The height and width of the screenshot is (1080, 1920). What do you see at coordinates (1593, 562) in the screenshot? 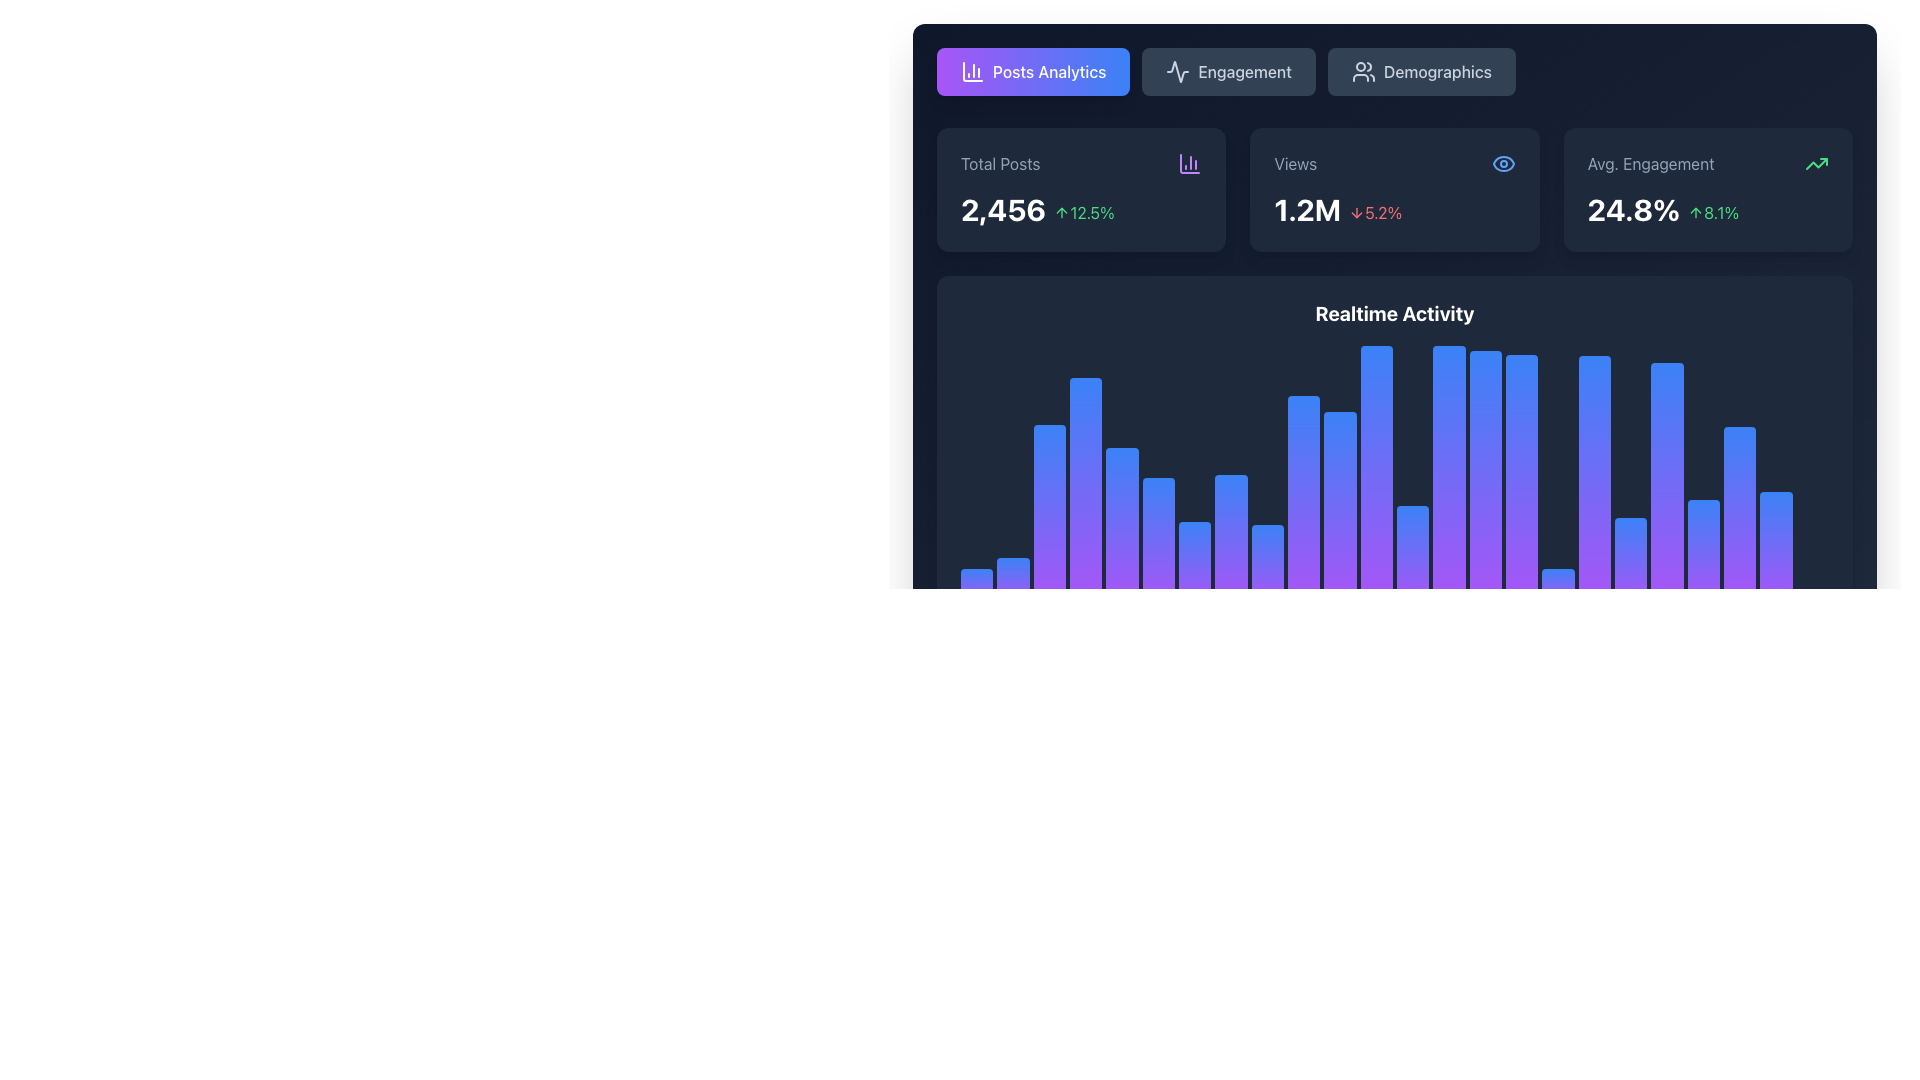
I see `the rectangular Graph bar with a gradient from purple to blue, located in the 18th position from the left within a group of similar bars` at bounding box center [1593, 562].